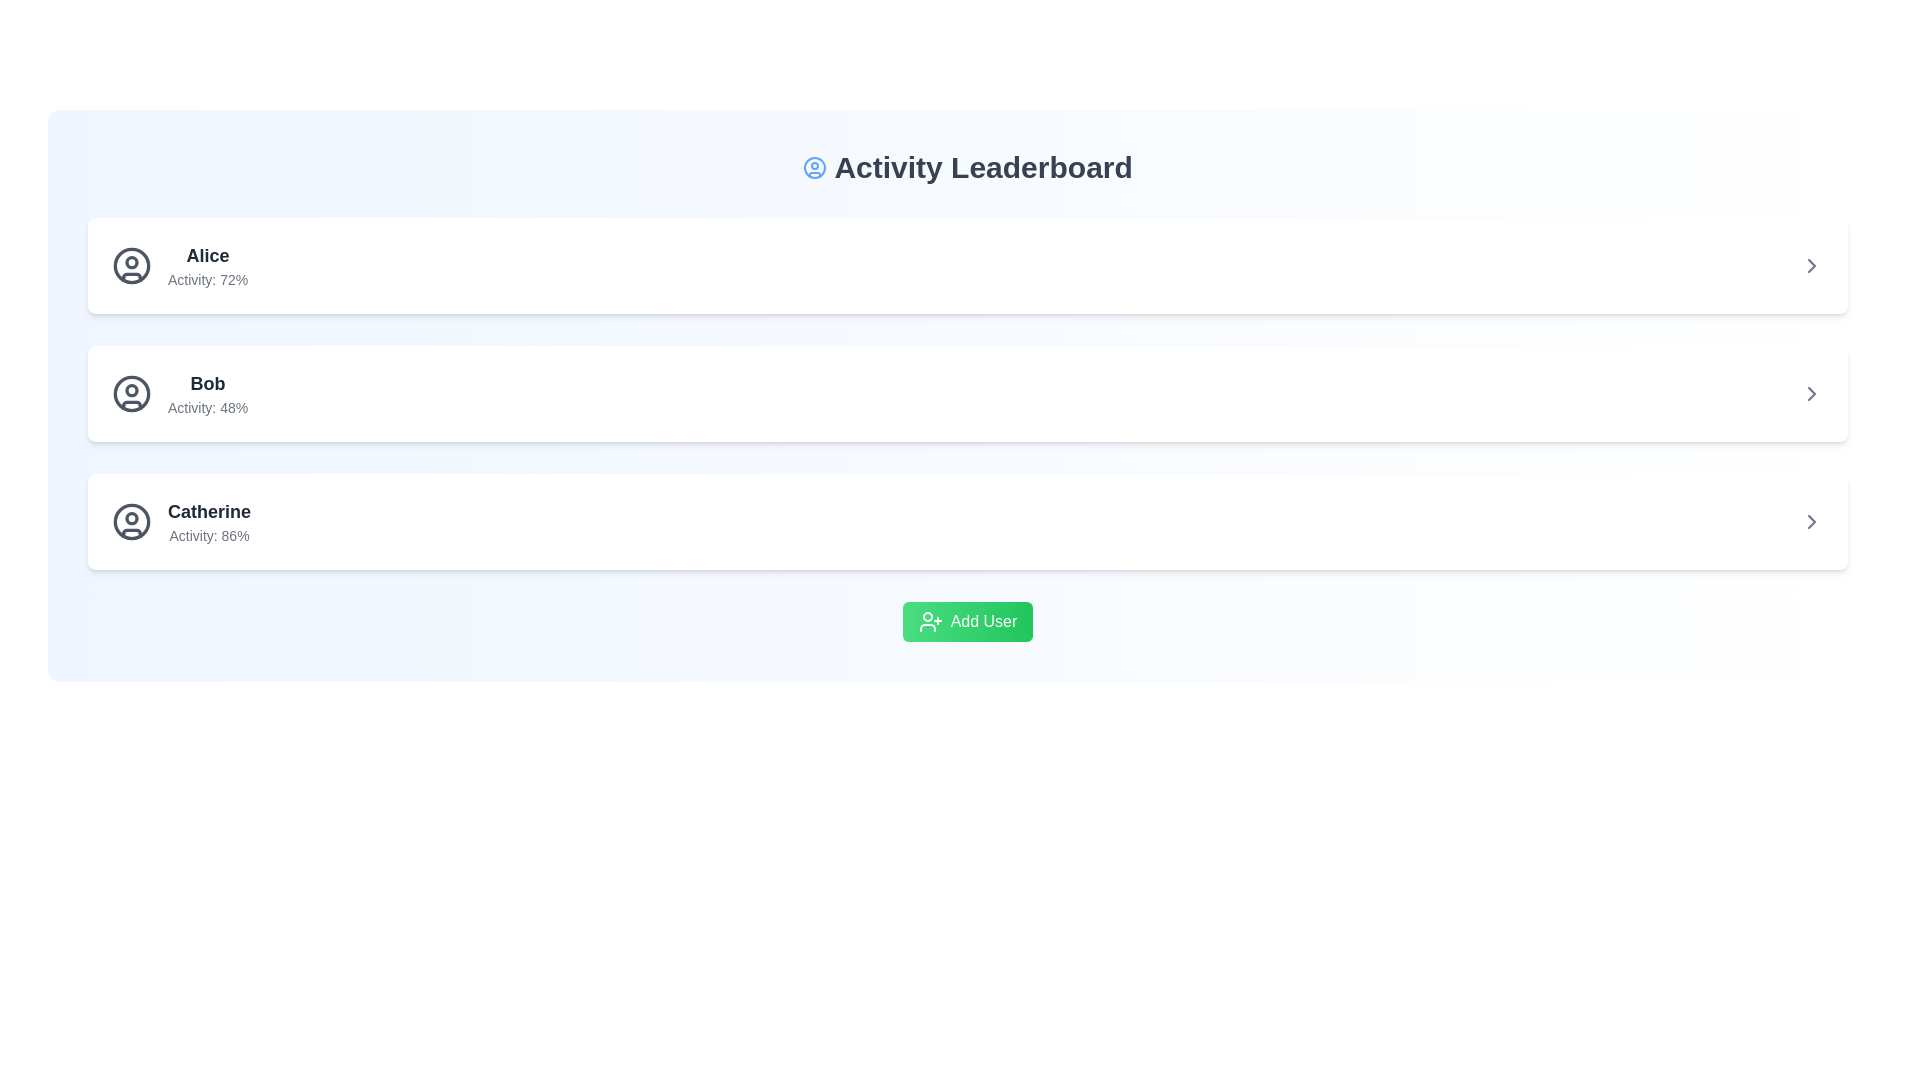 Image resolution: width=1920 pixels, height=1080 pixels. I want to click on the text label displaying 'Bob' in bold and dark gray color, located in the second row of the list-like interface, so click(208, 384).